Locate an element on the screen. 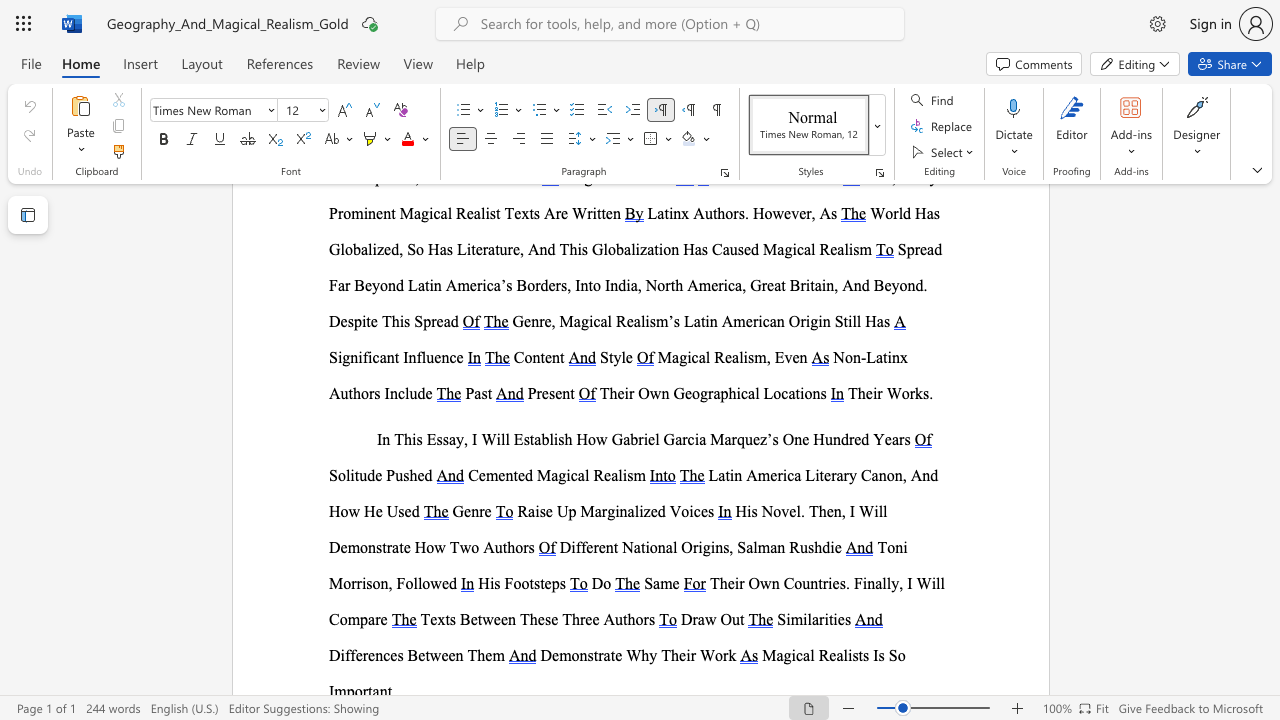  the subset text "Draw Out" within the text "Draw Out" is located at coordinates (680, 618).